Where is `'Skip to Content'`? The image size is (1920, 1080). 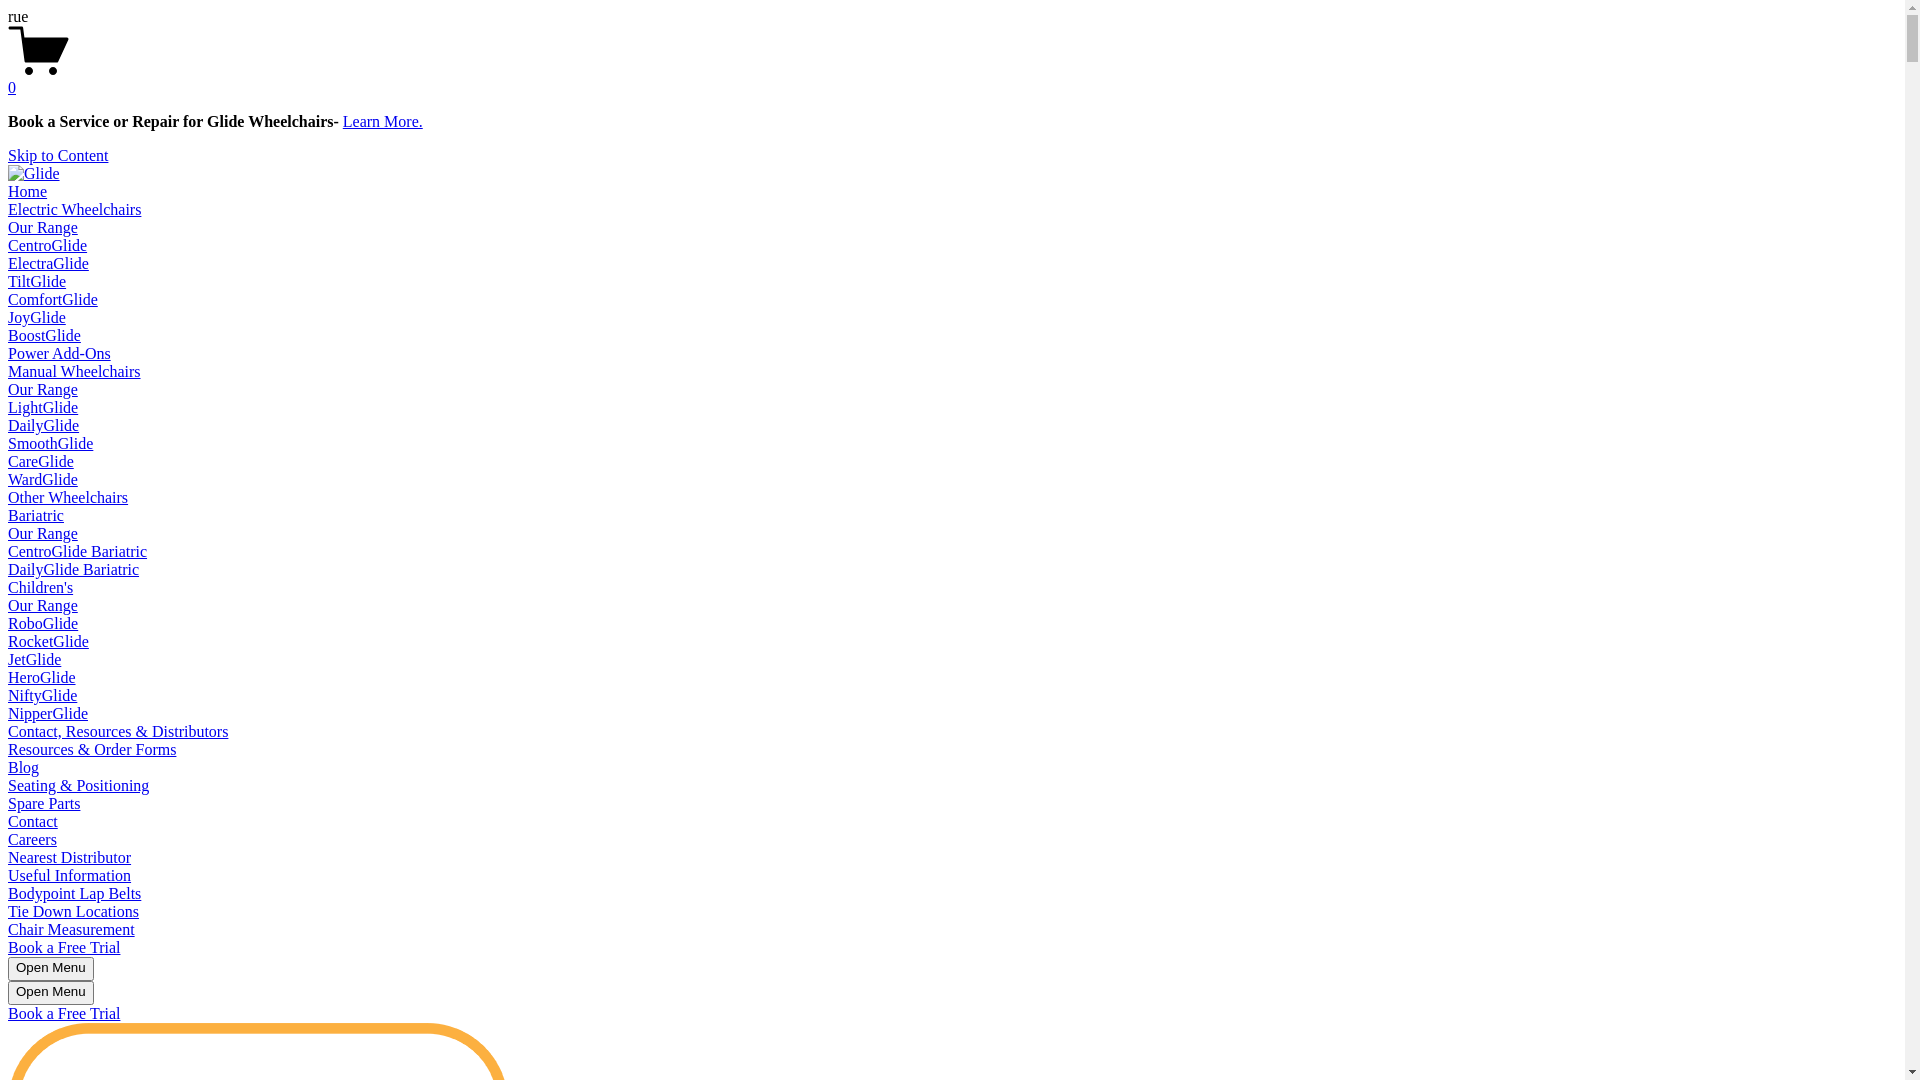
'Skip to Content' is located at coordinates (57, 154).